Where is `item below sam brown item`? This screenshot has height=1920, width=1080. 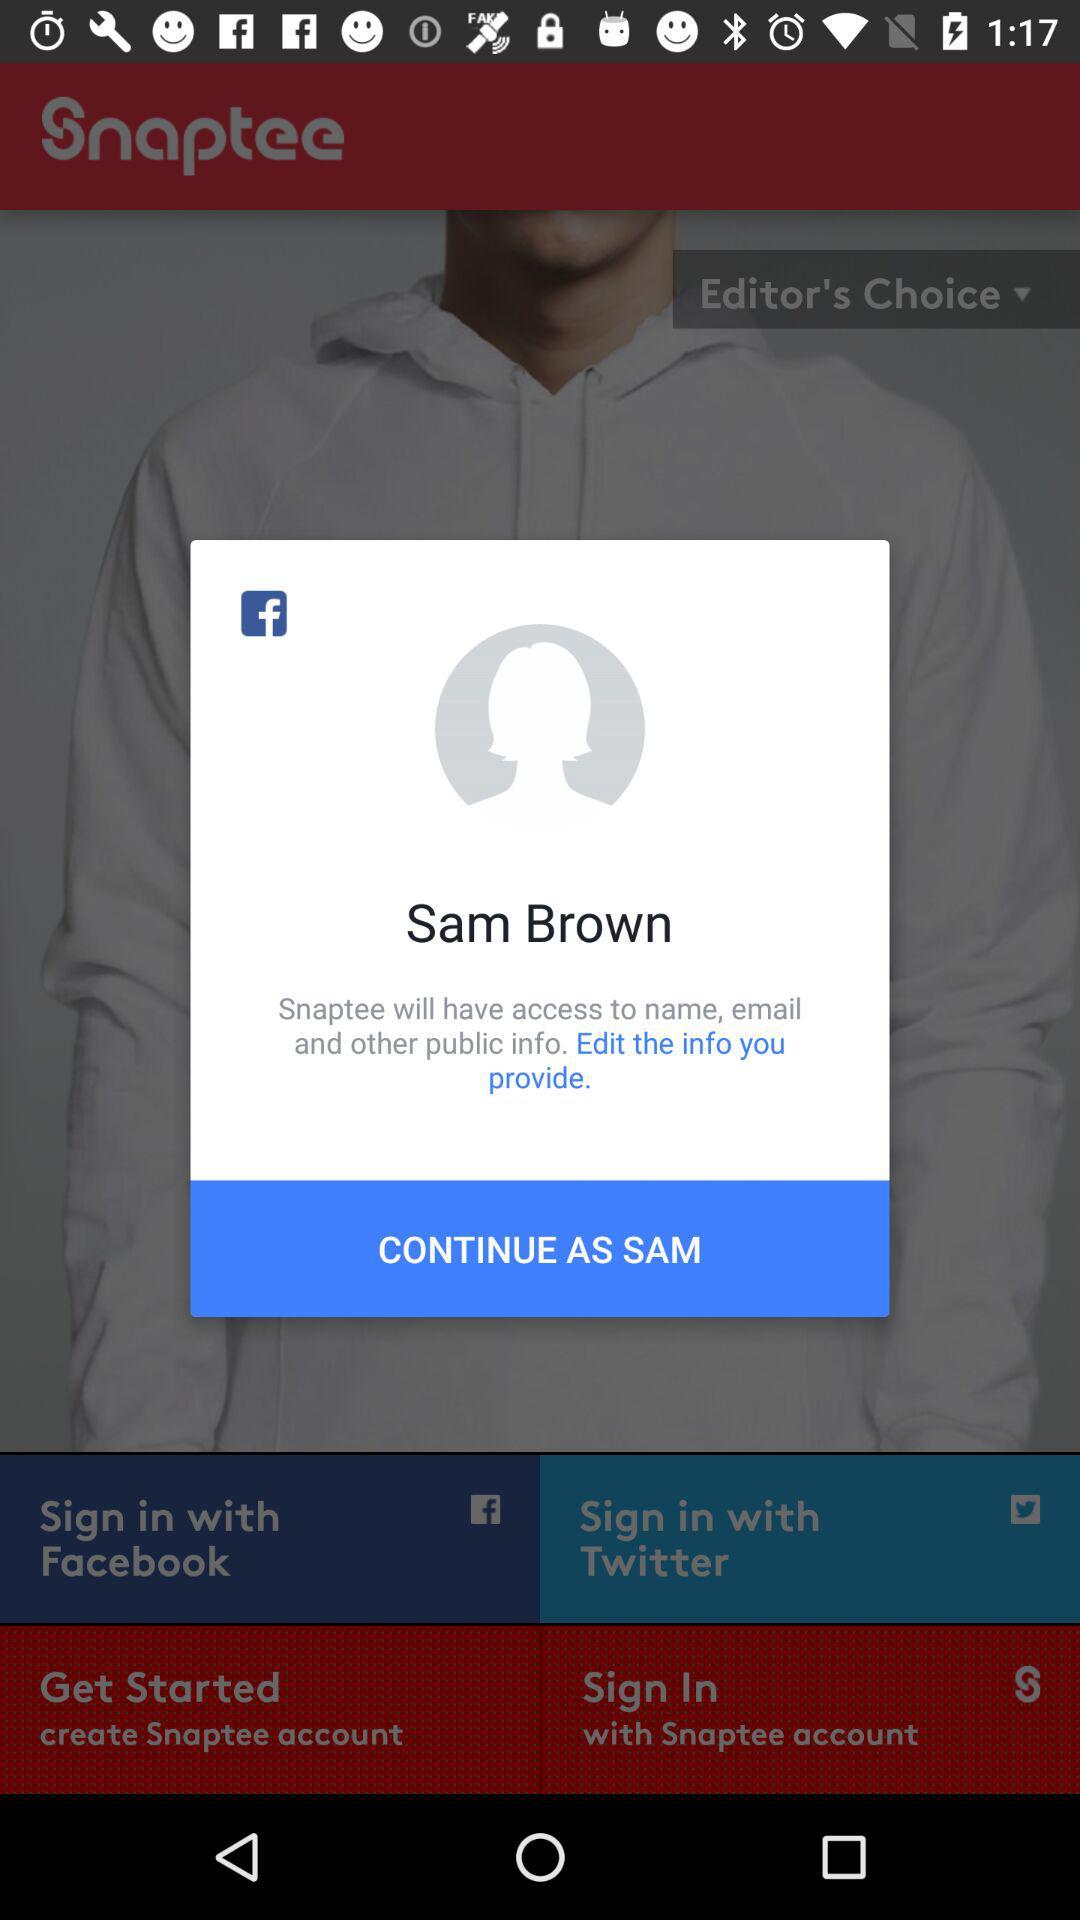 item below sam brown item is located at coordinates (540, 1041).